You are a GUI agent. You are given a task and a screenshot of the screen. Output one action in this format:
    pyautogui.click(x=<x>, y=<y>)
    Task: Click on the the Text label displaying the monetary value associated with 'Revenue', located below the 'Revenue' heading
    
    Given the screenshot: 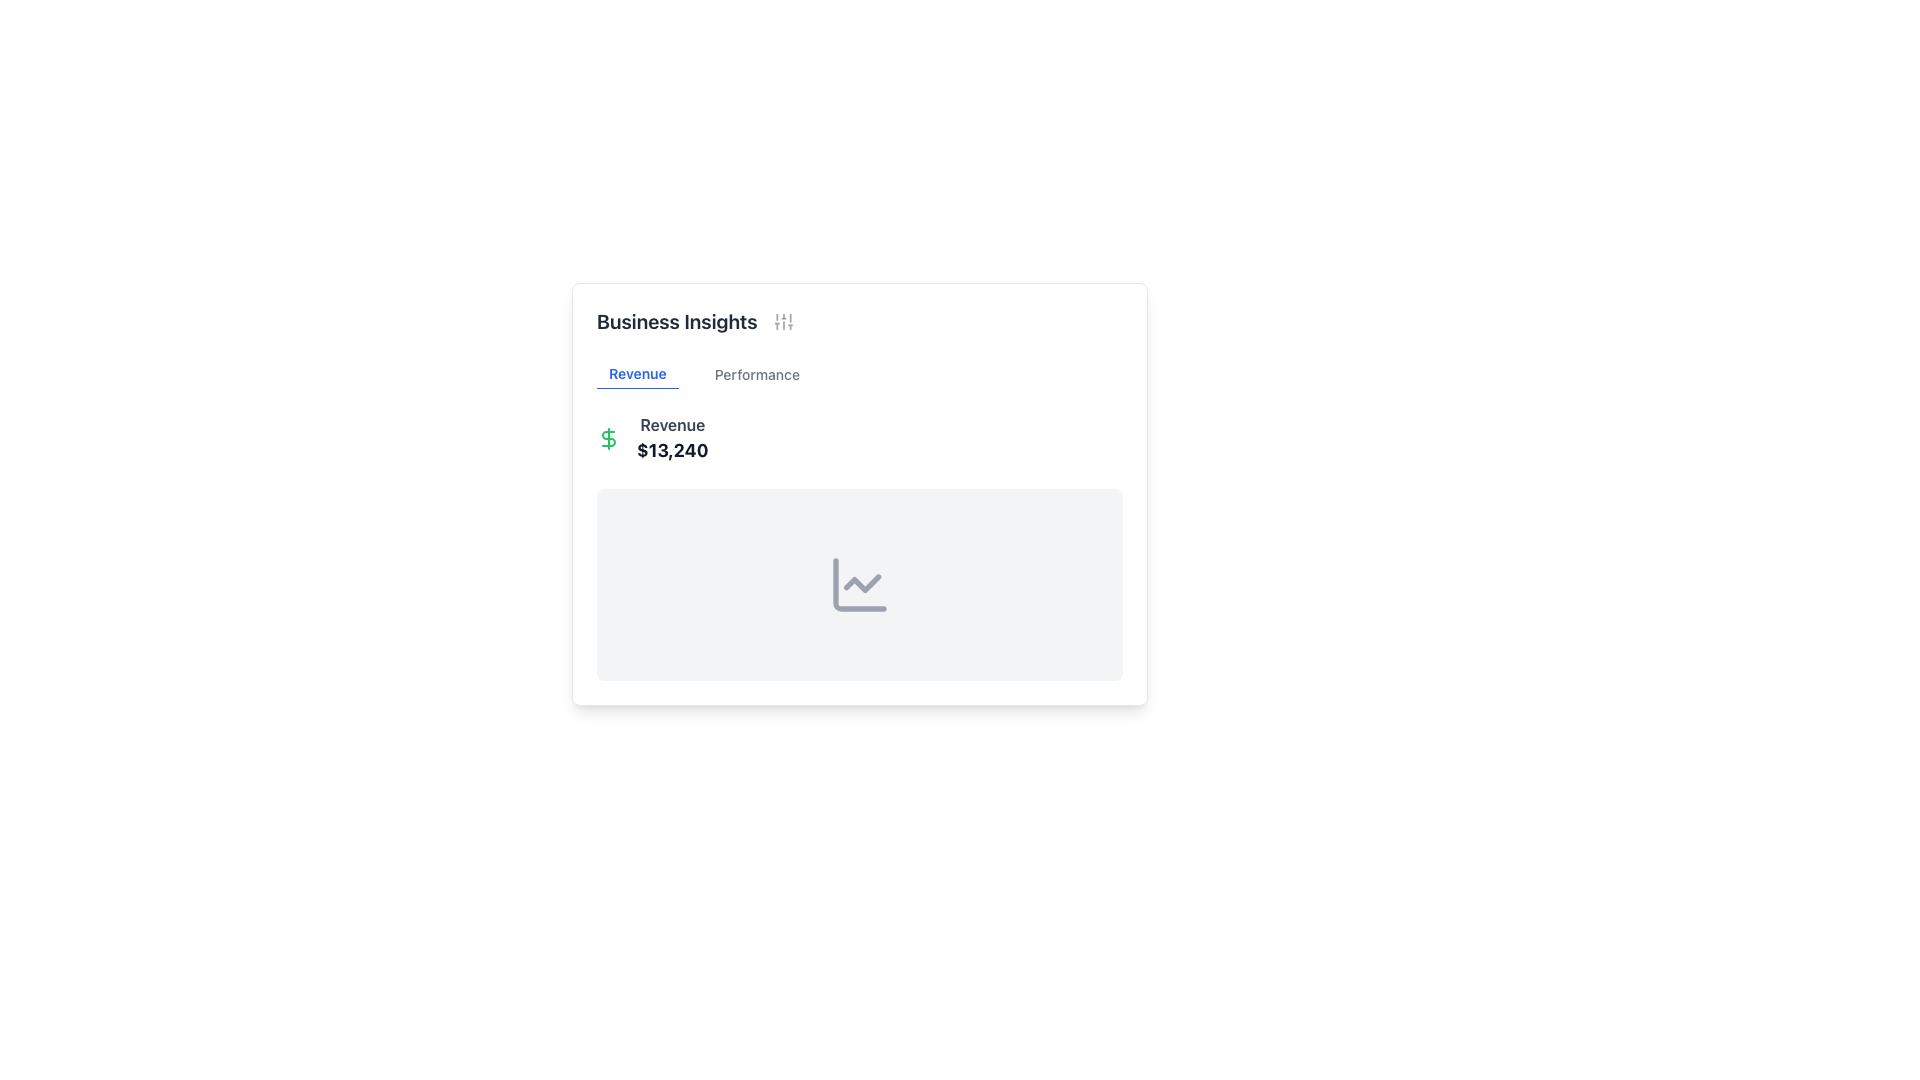 What is the action you would take?
    pyautogui.click(x=672, y=451)
    